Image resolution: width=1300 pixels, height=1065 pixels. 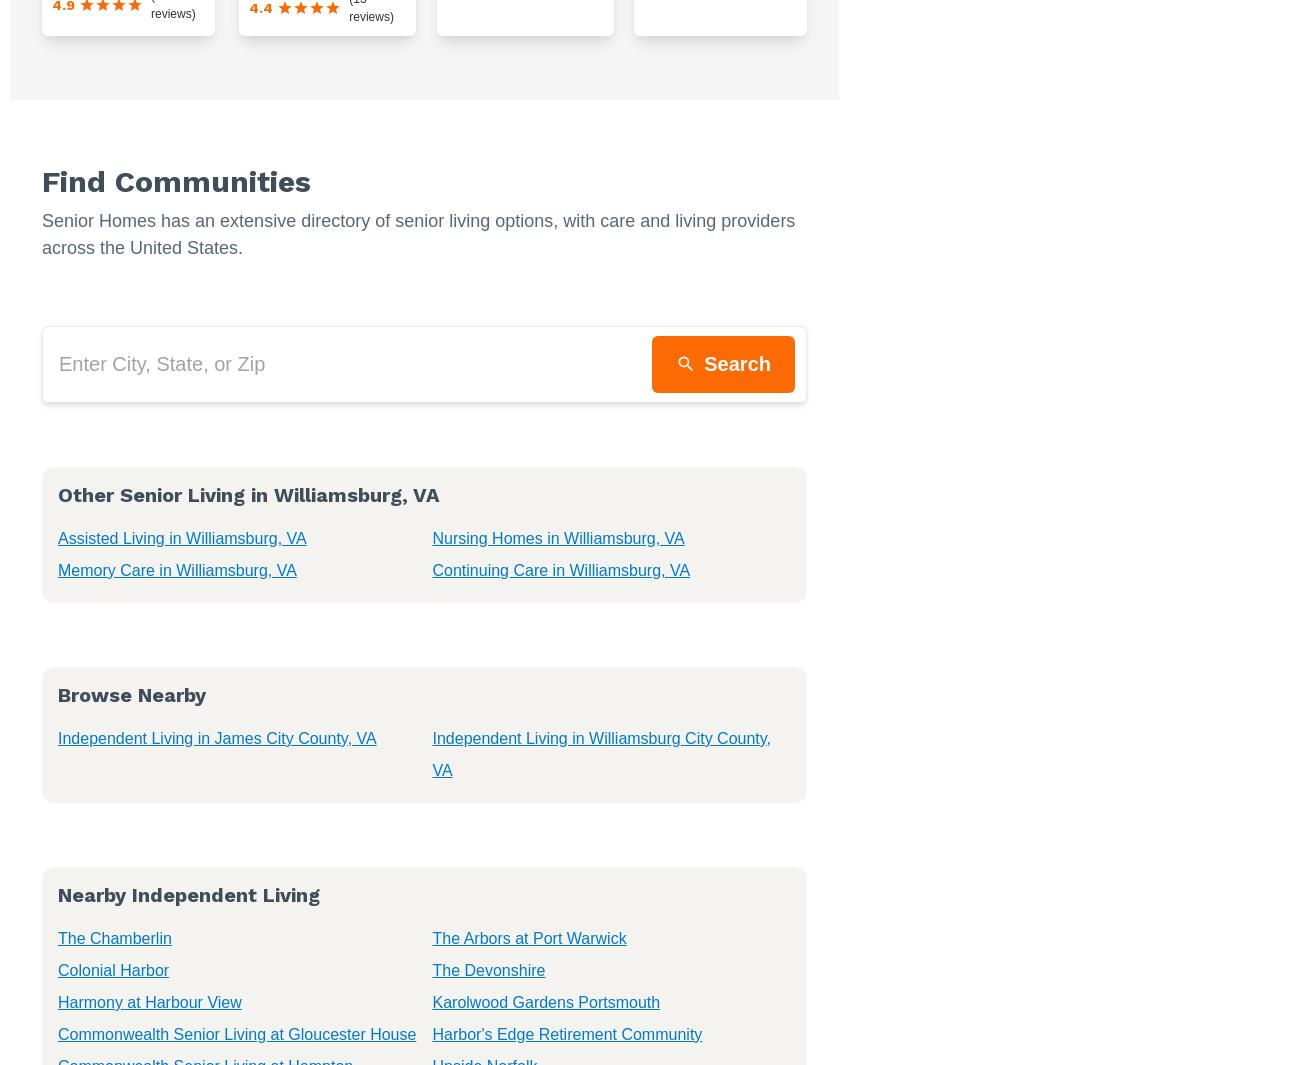 What do you see at coordinates (556, 537) in the screenshot?
I see `'Nursing Homes in Williamsburg, VA'` at bounding box center [556, 537].